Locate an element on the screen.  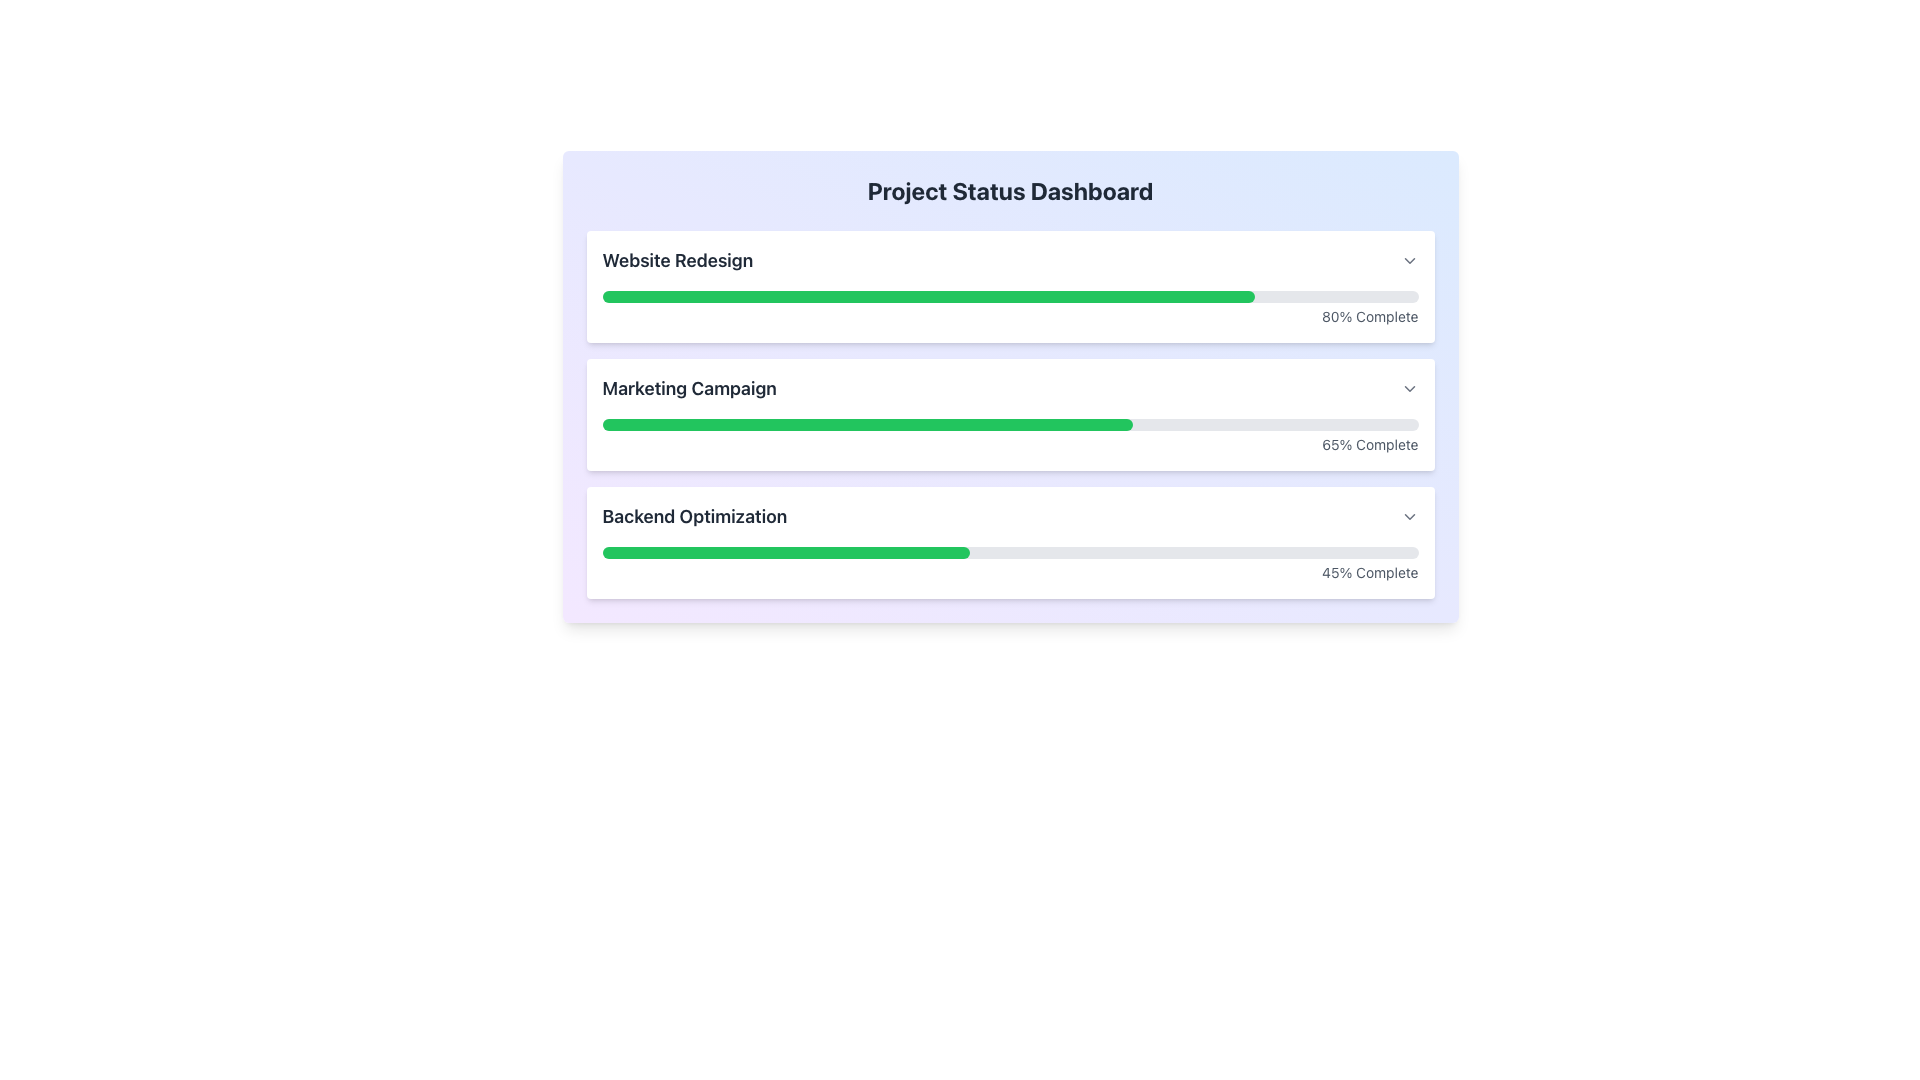
the completion status of the progress bar located in the middle card of the 'Project Status Dashboard' interface, positioned below the title 'Marketing Campaign' and above the label '65% Complete' is located at coordinates (1010, 423).